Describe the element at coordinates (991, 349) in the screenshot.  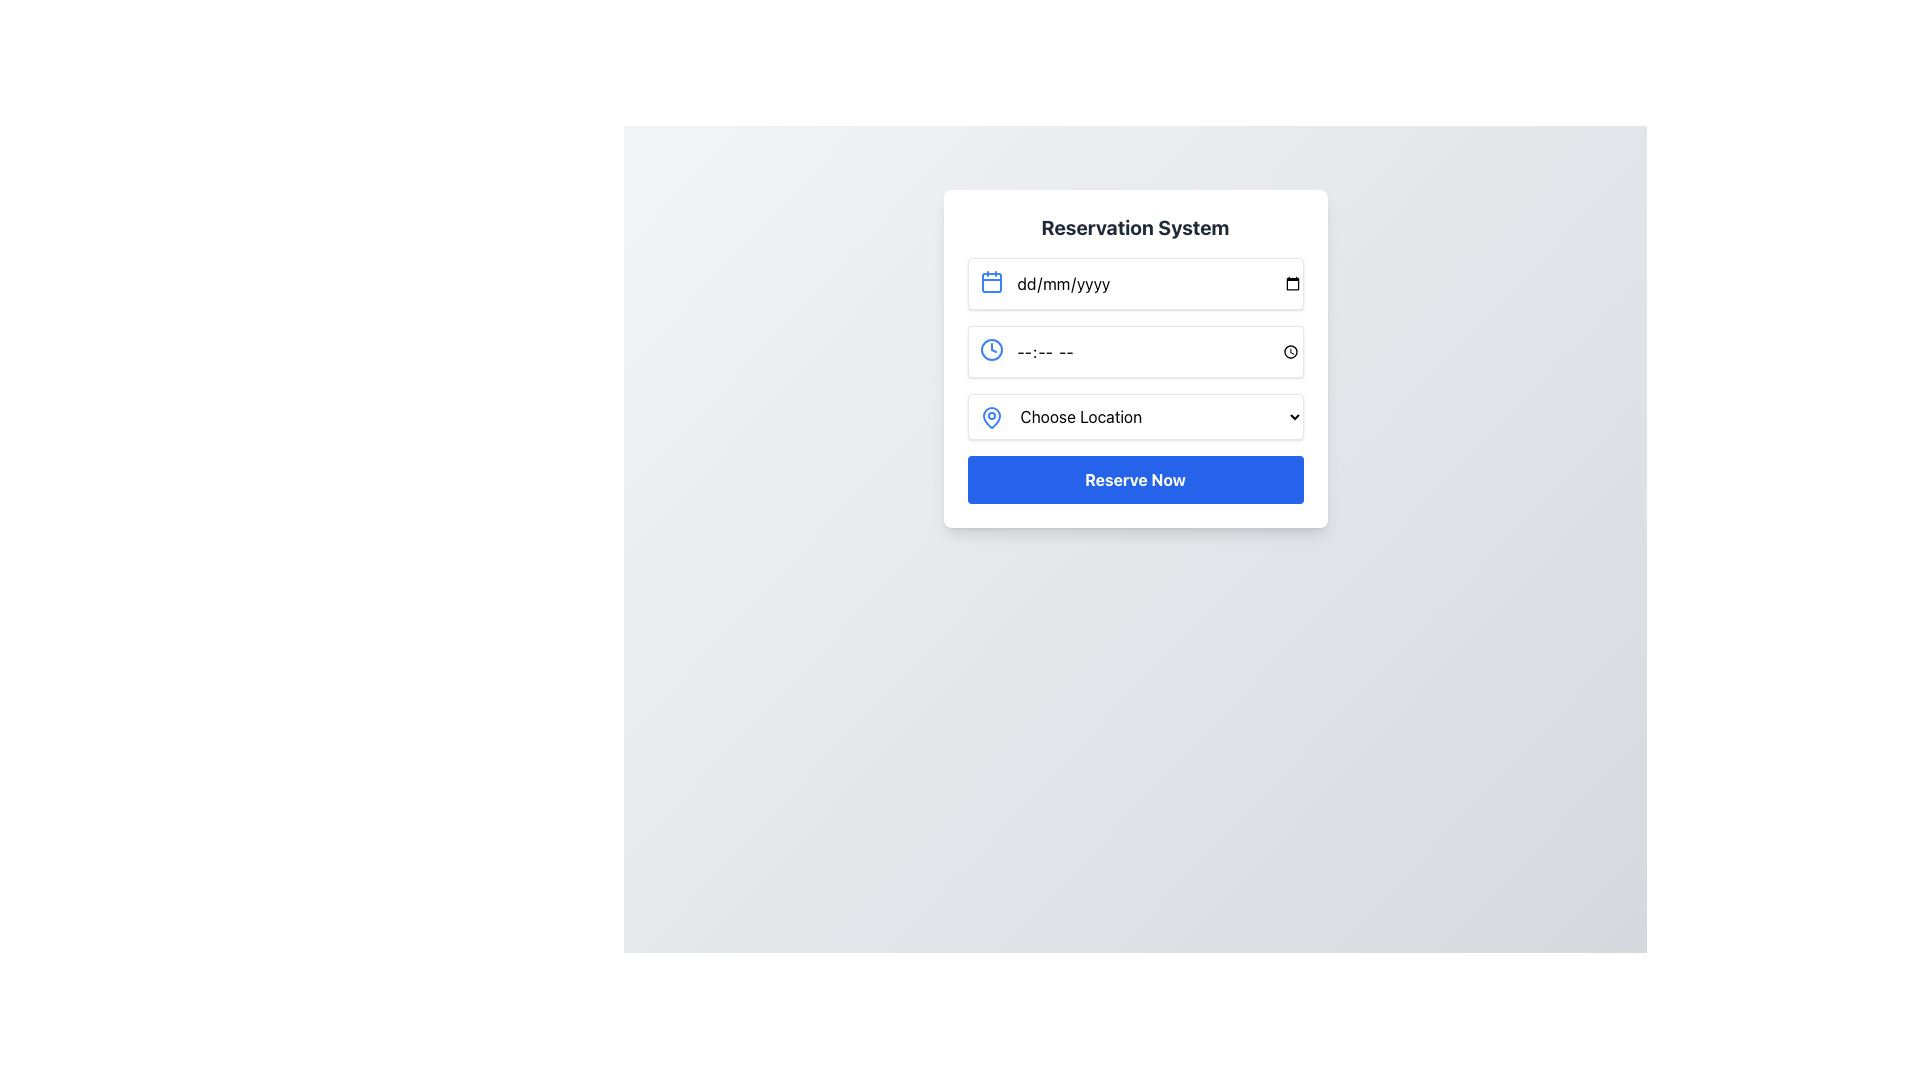
I see `the time selection icon located in the upper-left corner of the second input field, which is adjacent to the placeholder text '--:-- --'` at that location.